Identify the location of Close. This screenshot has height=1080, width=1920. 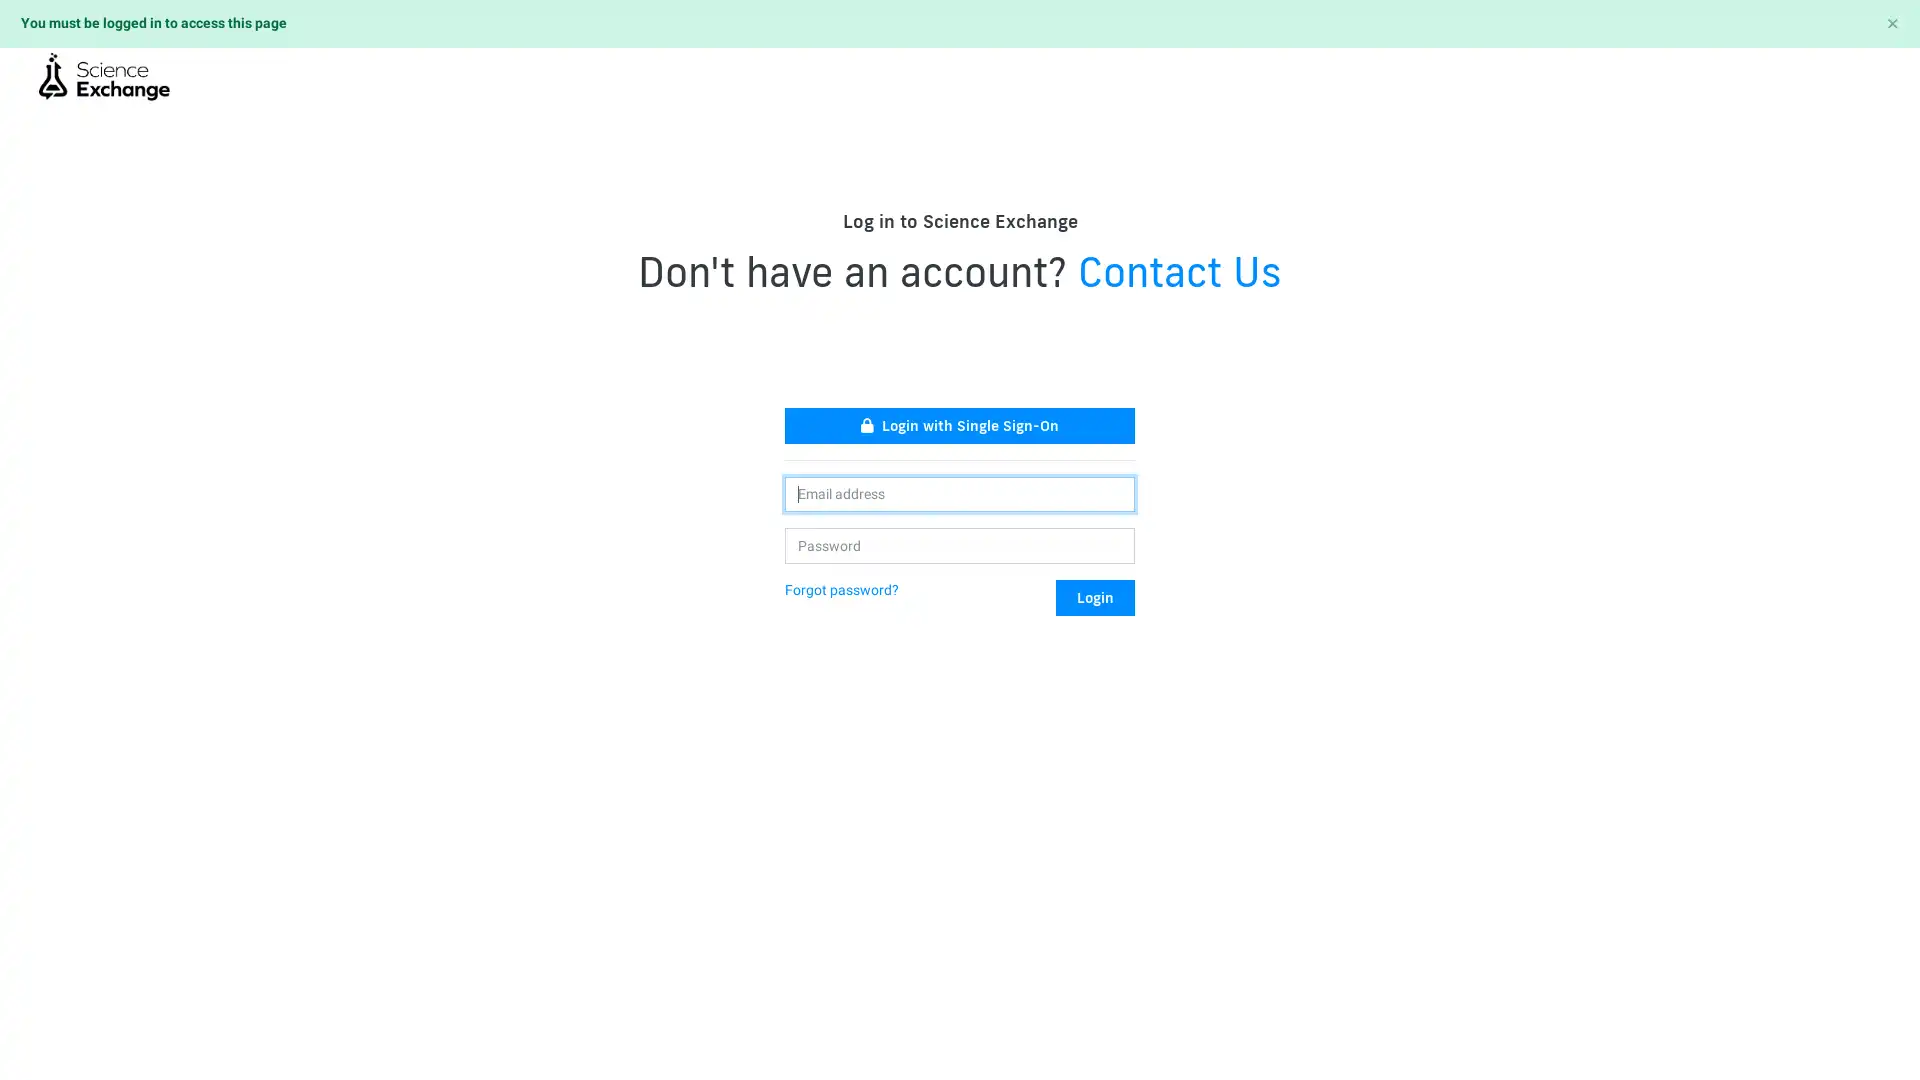
(1891, 23).